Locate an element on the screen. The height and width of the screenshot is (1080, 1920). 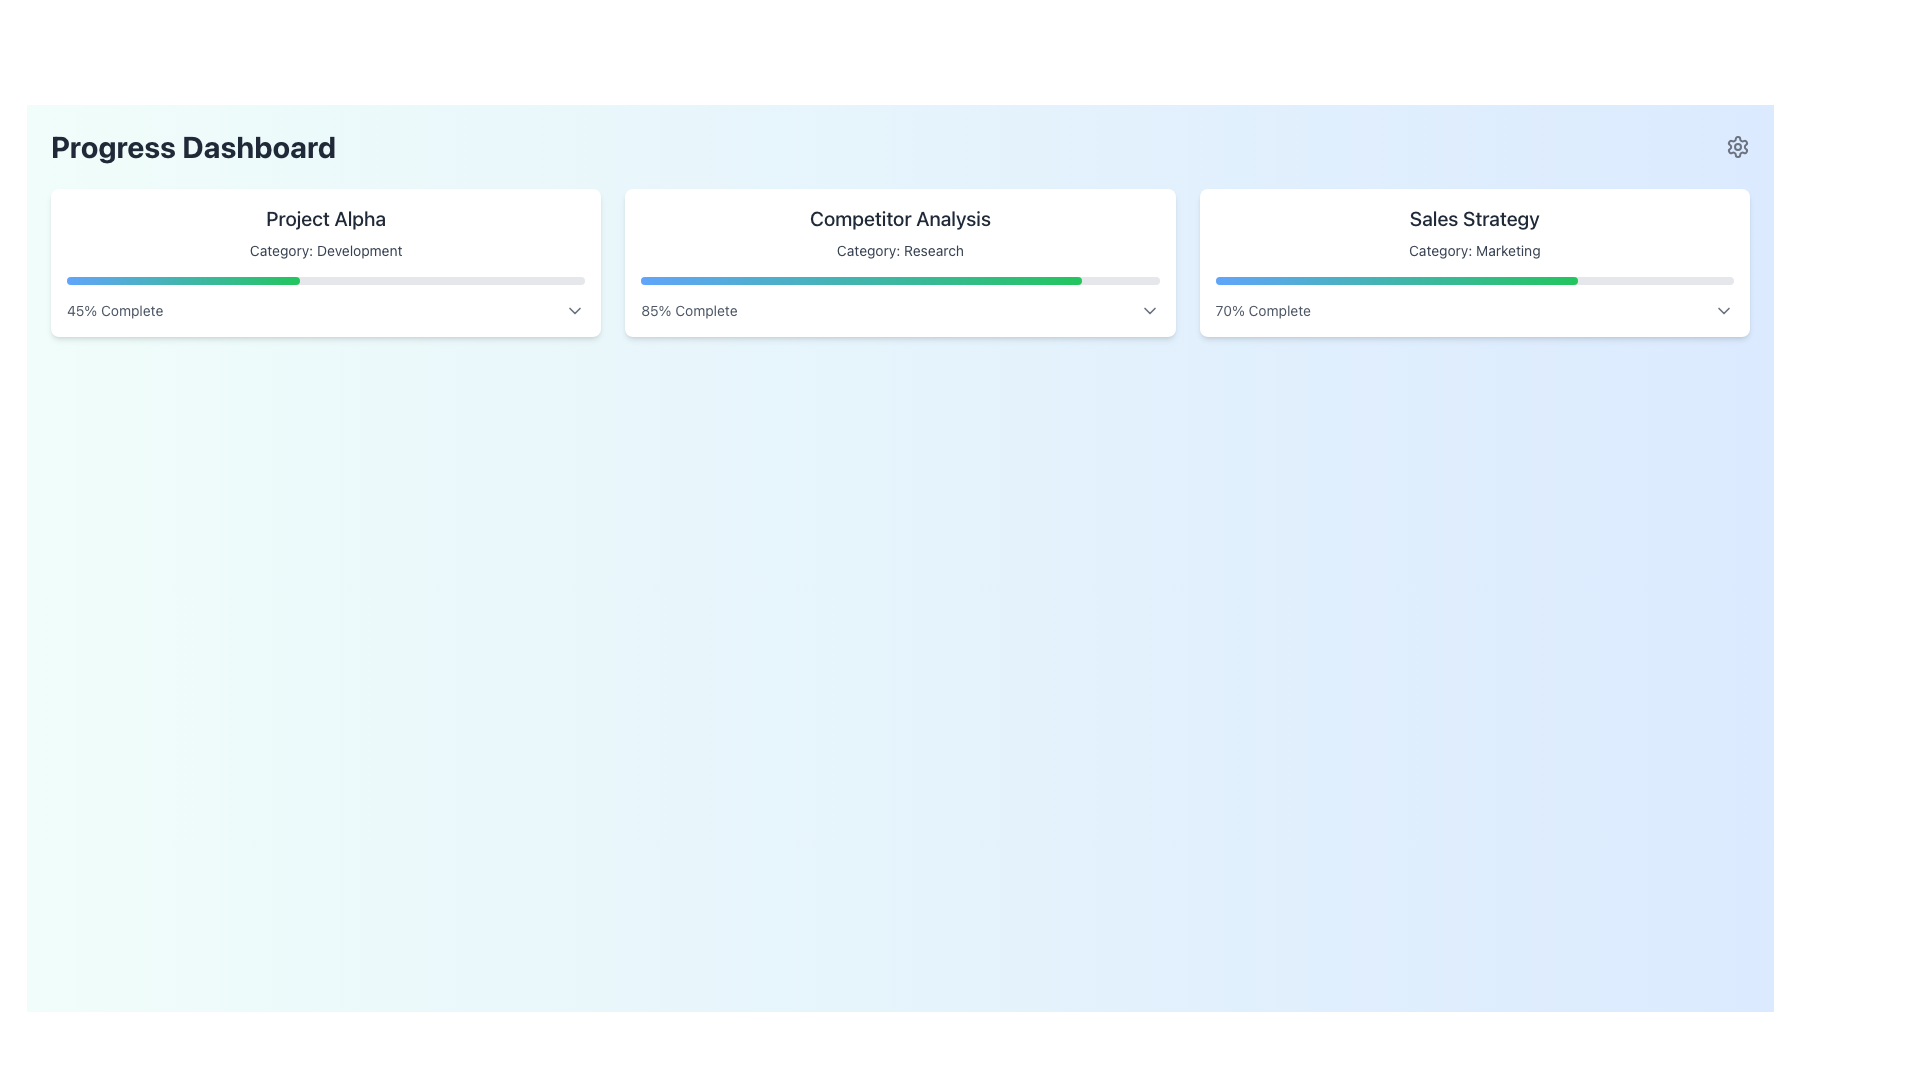
the text element displaying '45% Complete', which is styled in a small light gray font and positioned below the progress bar in the 'Project Alpha' card on the Progress Dashboard is located at coordinates (114, 311).